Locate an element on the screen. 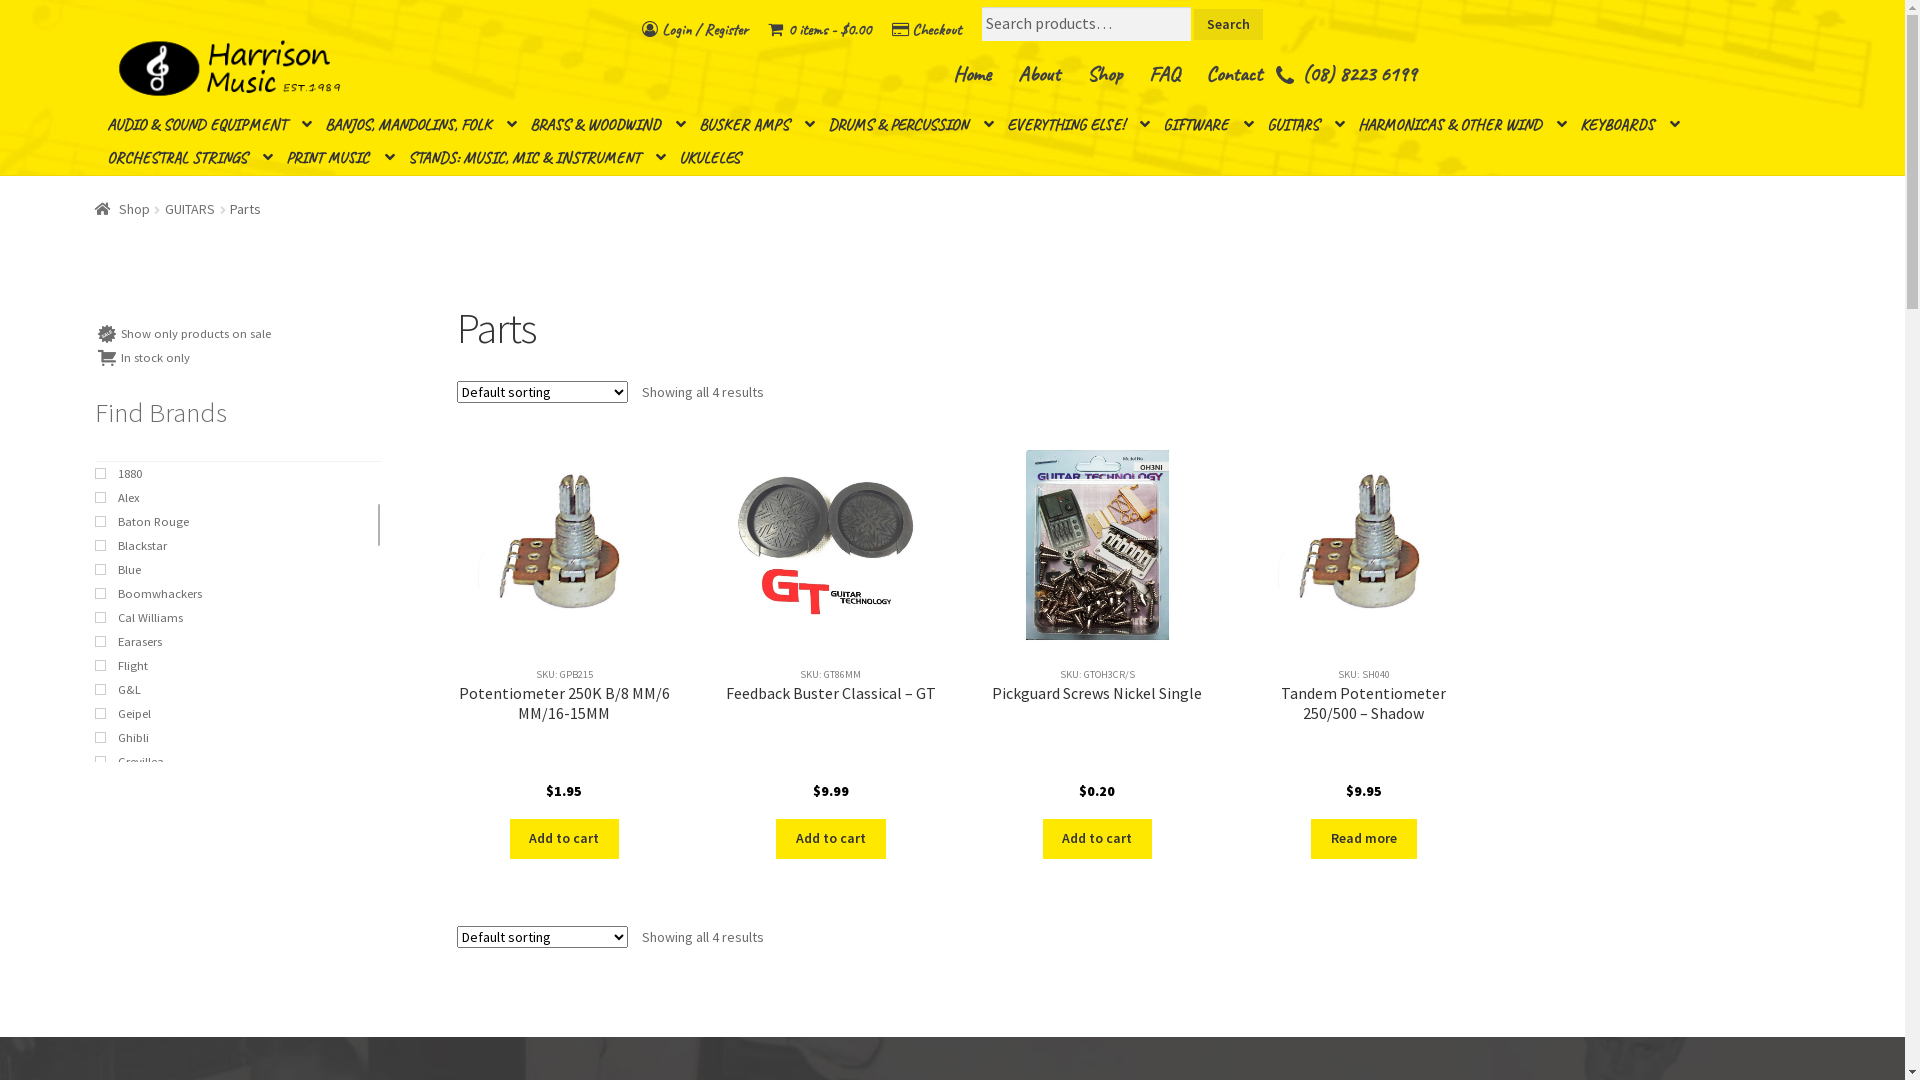  'STANDS: MUSIC, MIC & INSTRUMENT' is located at coordinates (537, 157).